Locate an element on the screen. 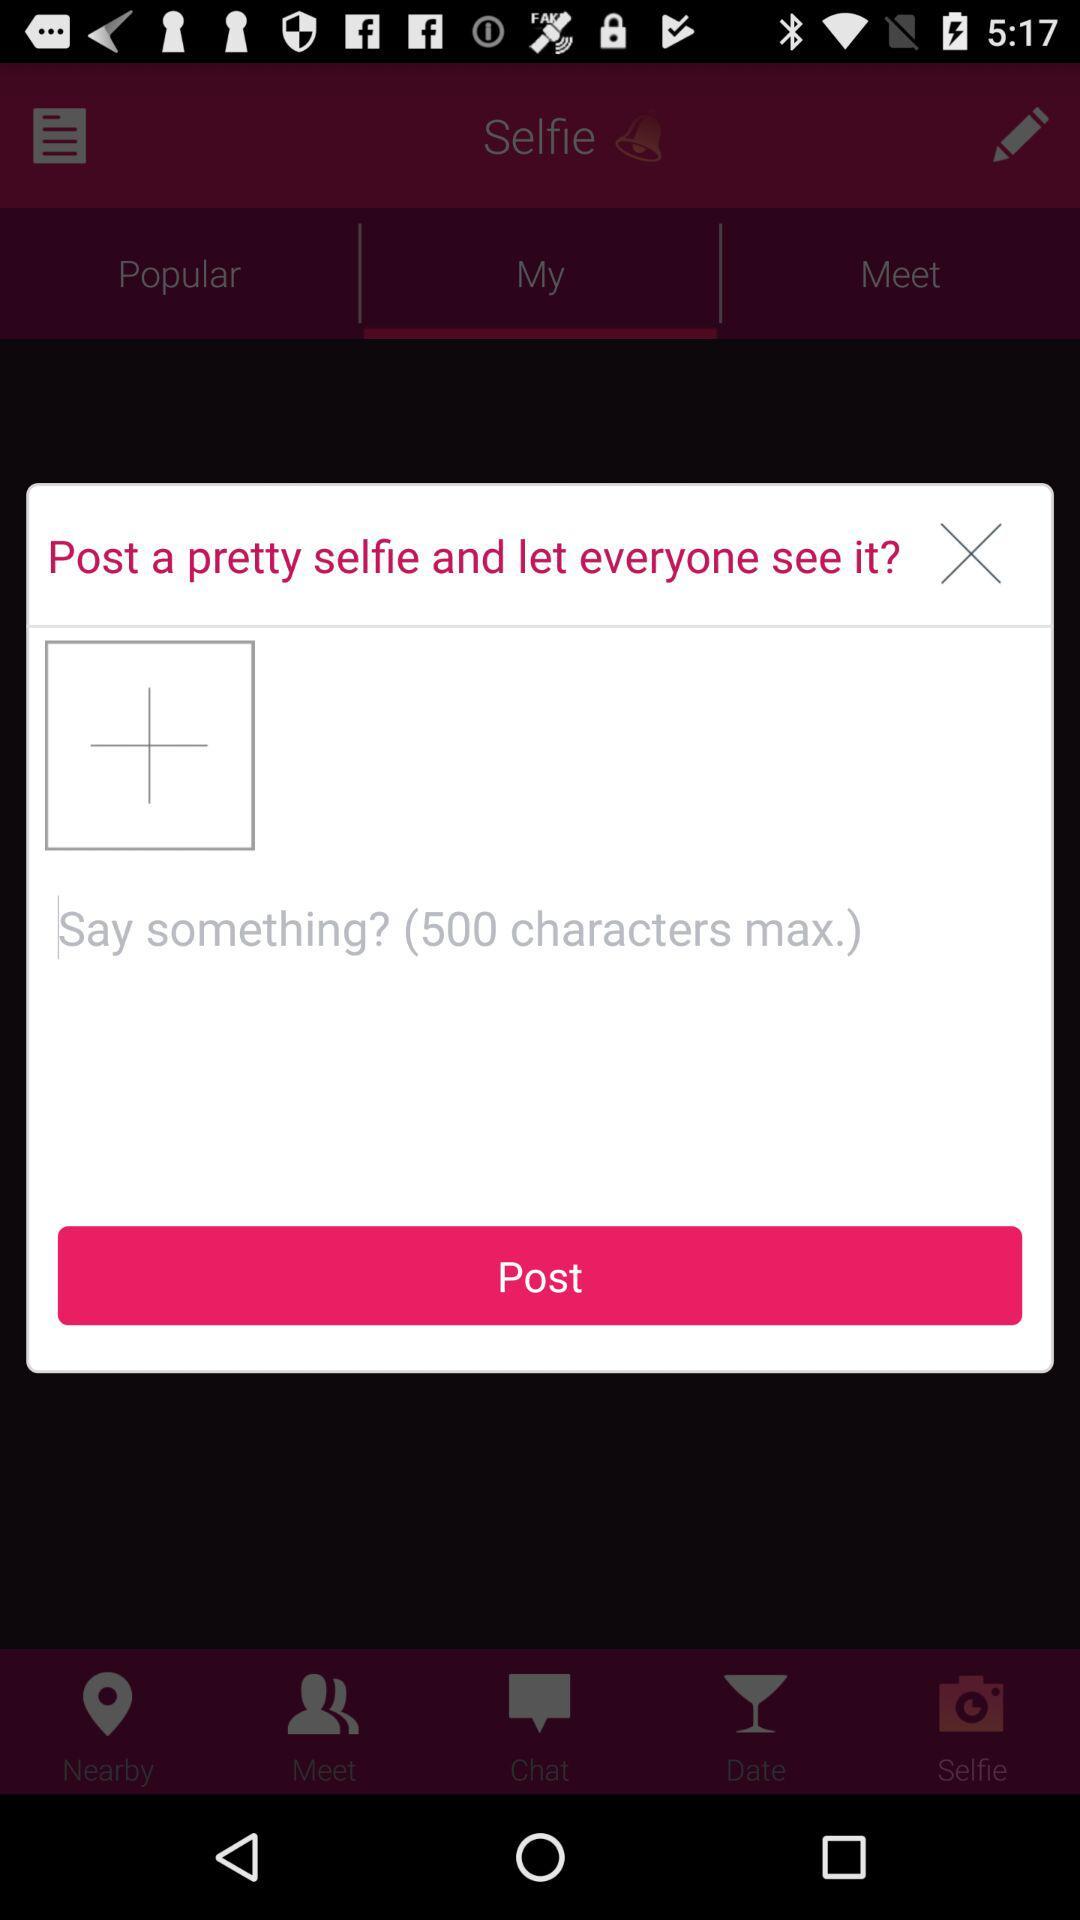 Image resolution: width=1080 pixels, height=1920 pixels. typing box is located at coordinates (540, 1021).